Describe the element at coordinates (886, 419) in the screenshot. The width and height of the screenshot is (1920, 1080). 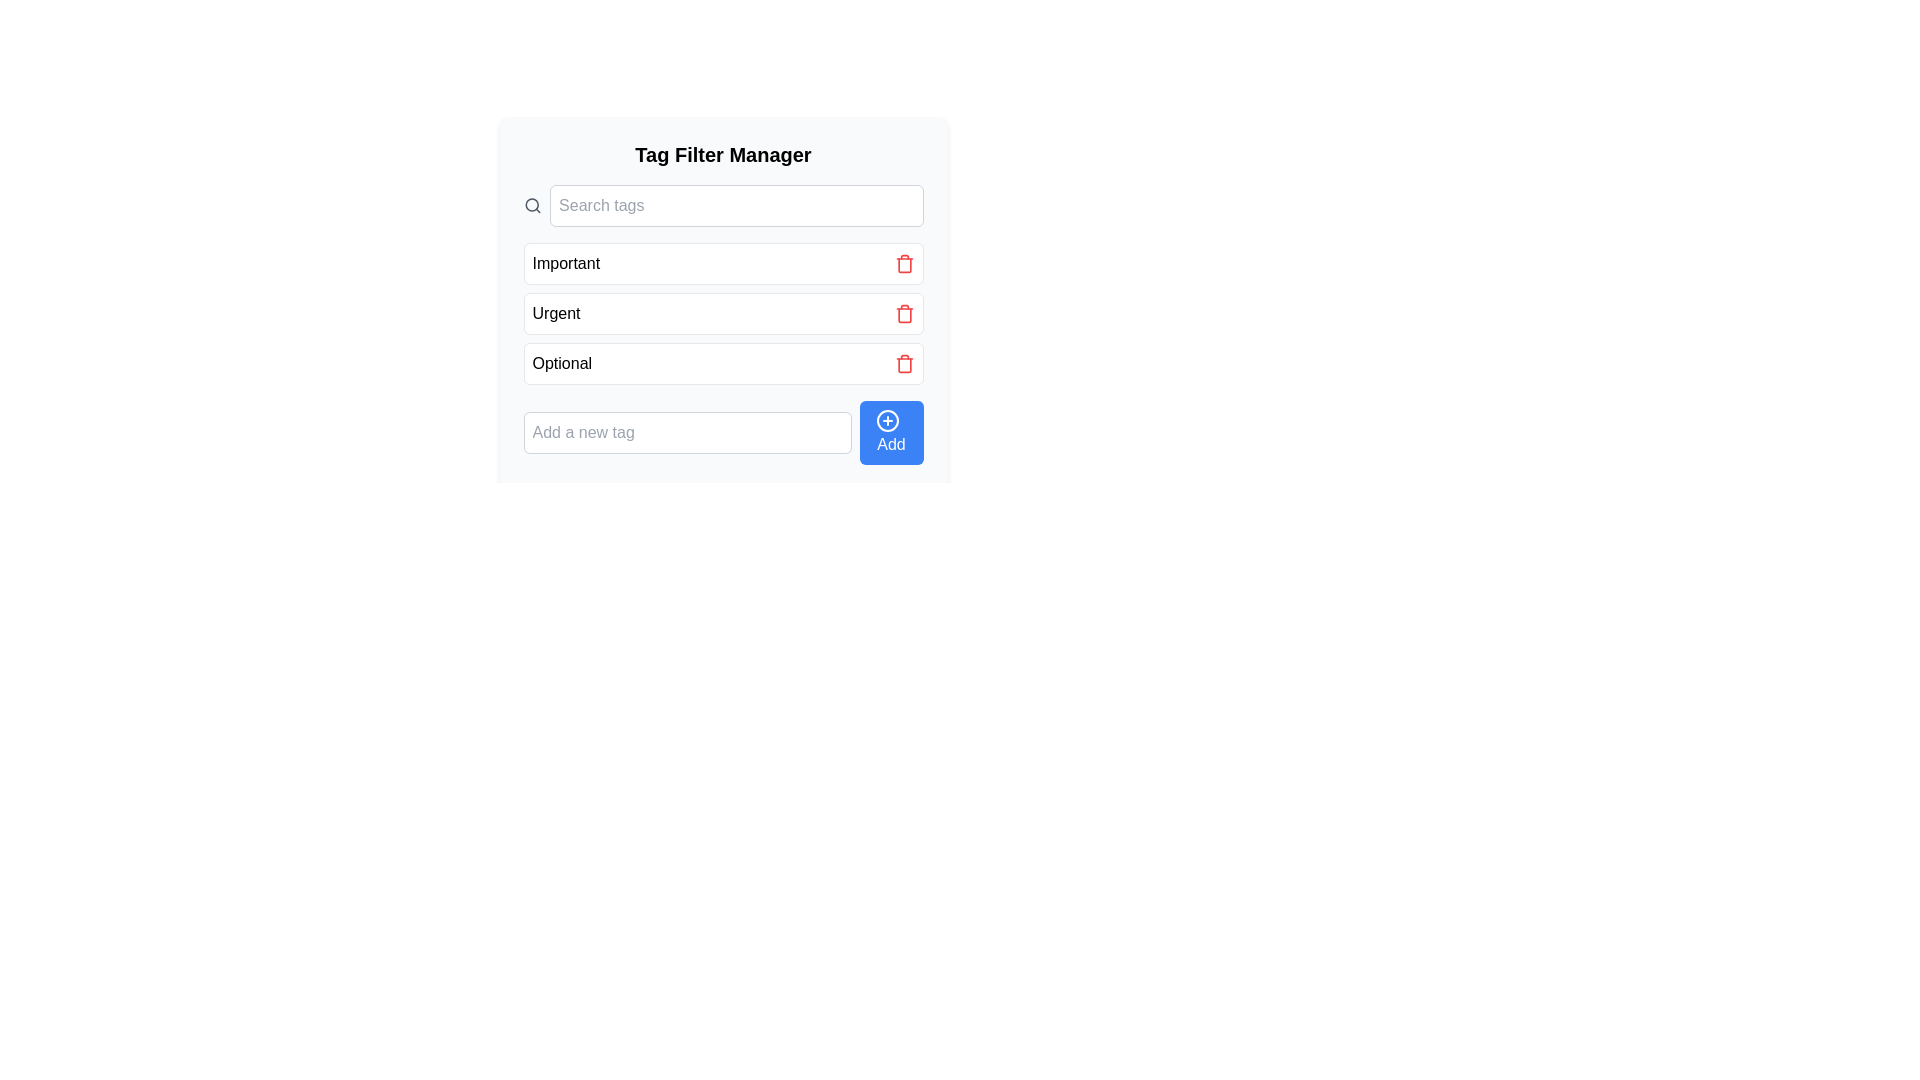
I see `the decorative icon of the 'Add' button, which is positioned to the left of the button and below other text input fields` at that location.